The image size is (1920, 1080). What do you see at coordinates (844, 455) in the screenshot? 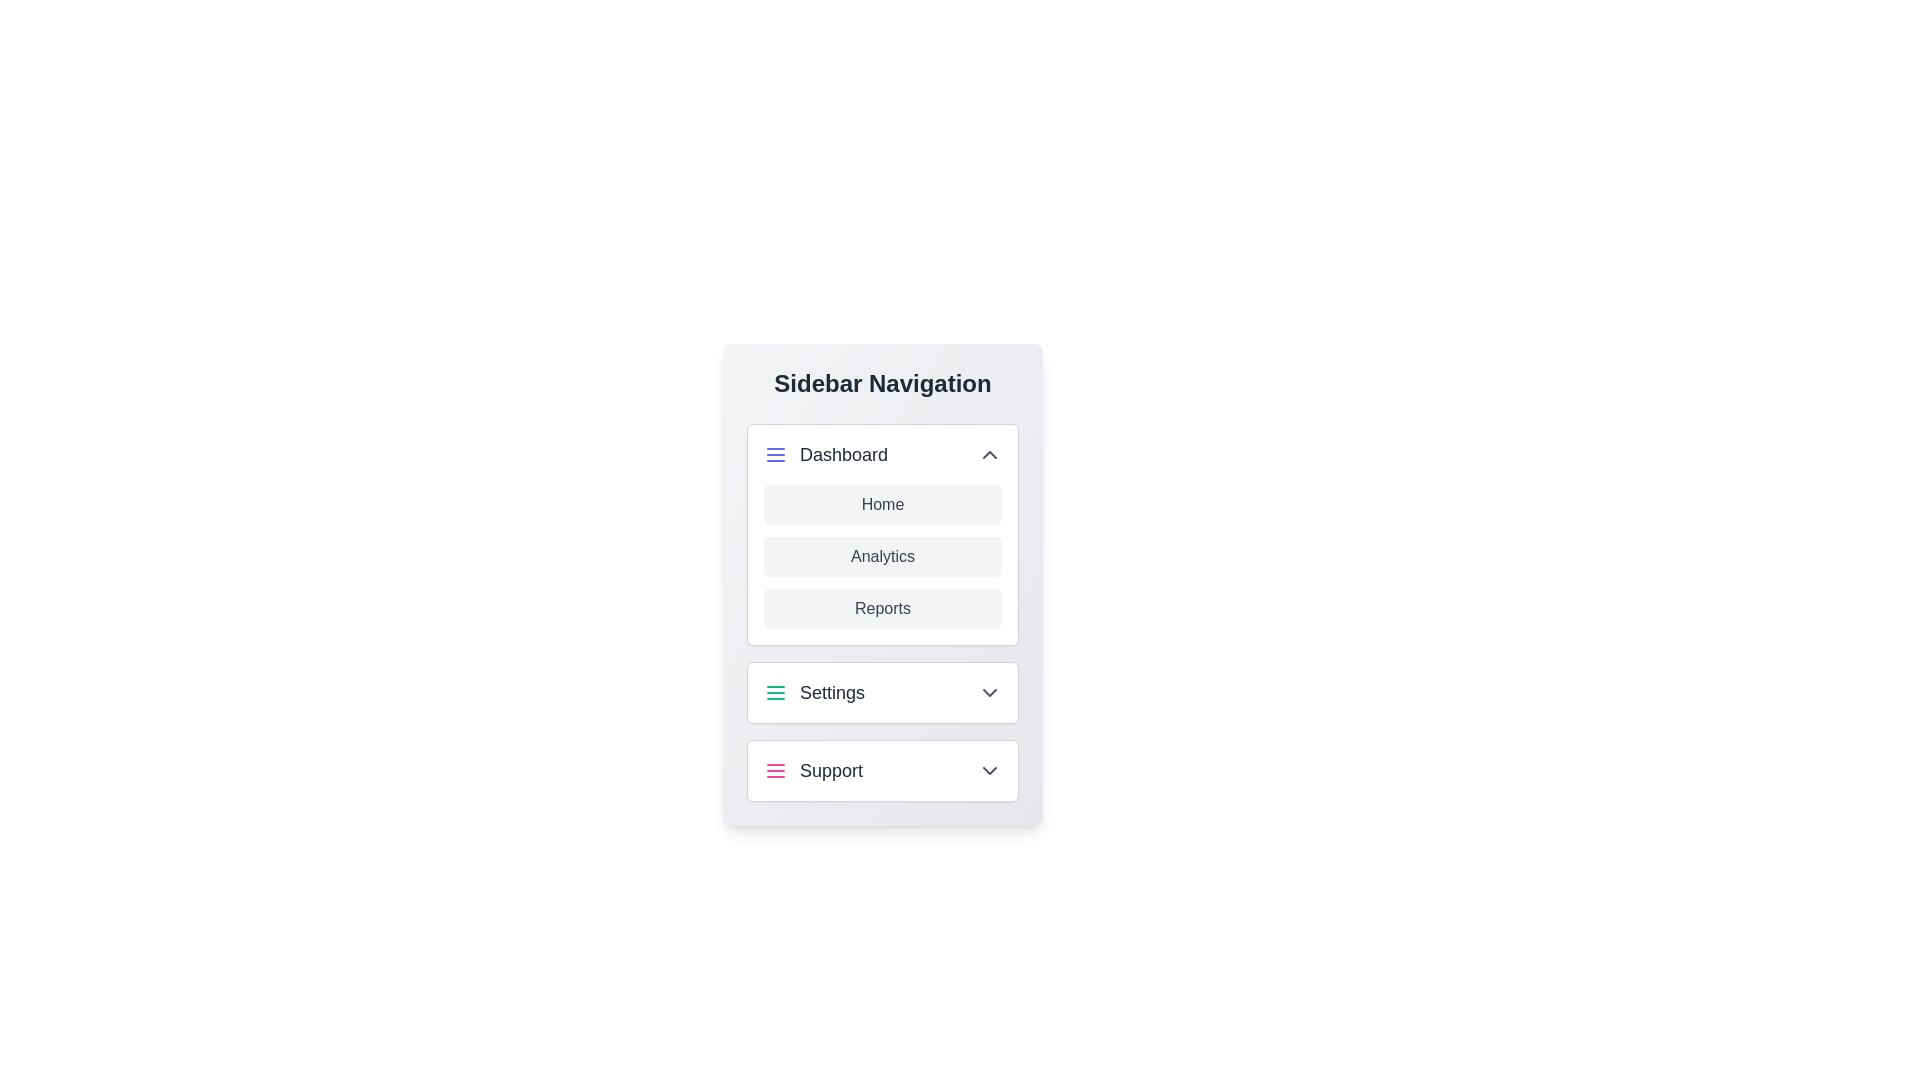
I see `text of the 'Dashboard' text label located in the vertical navigation sidebar, positioned near the top of the first group` at bounding box center [844, 455].